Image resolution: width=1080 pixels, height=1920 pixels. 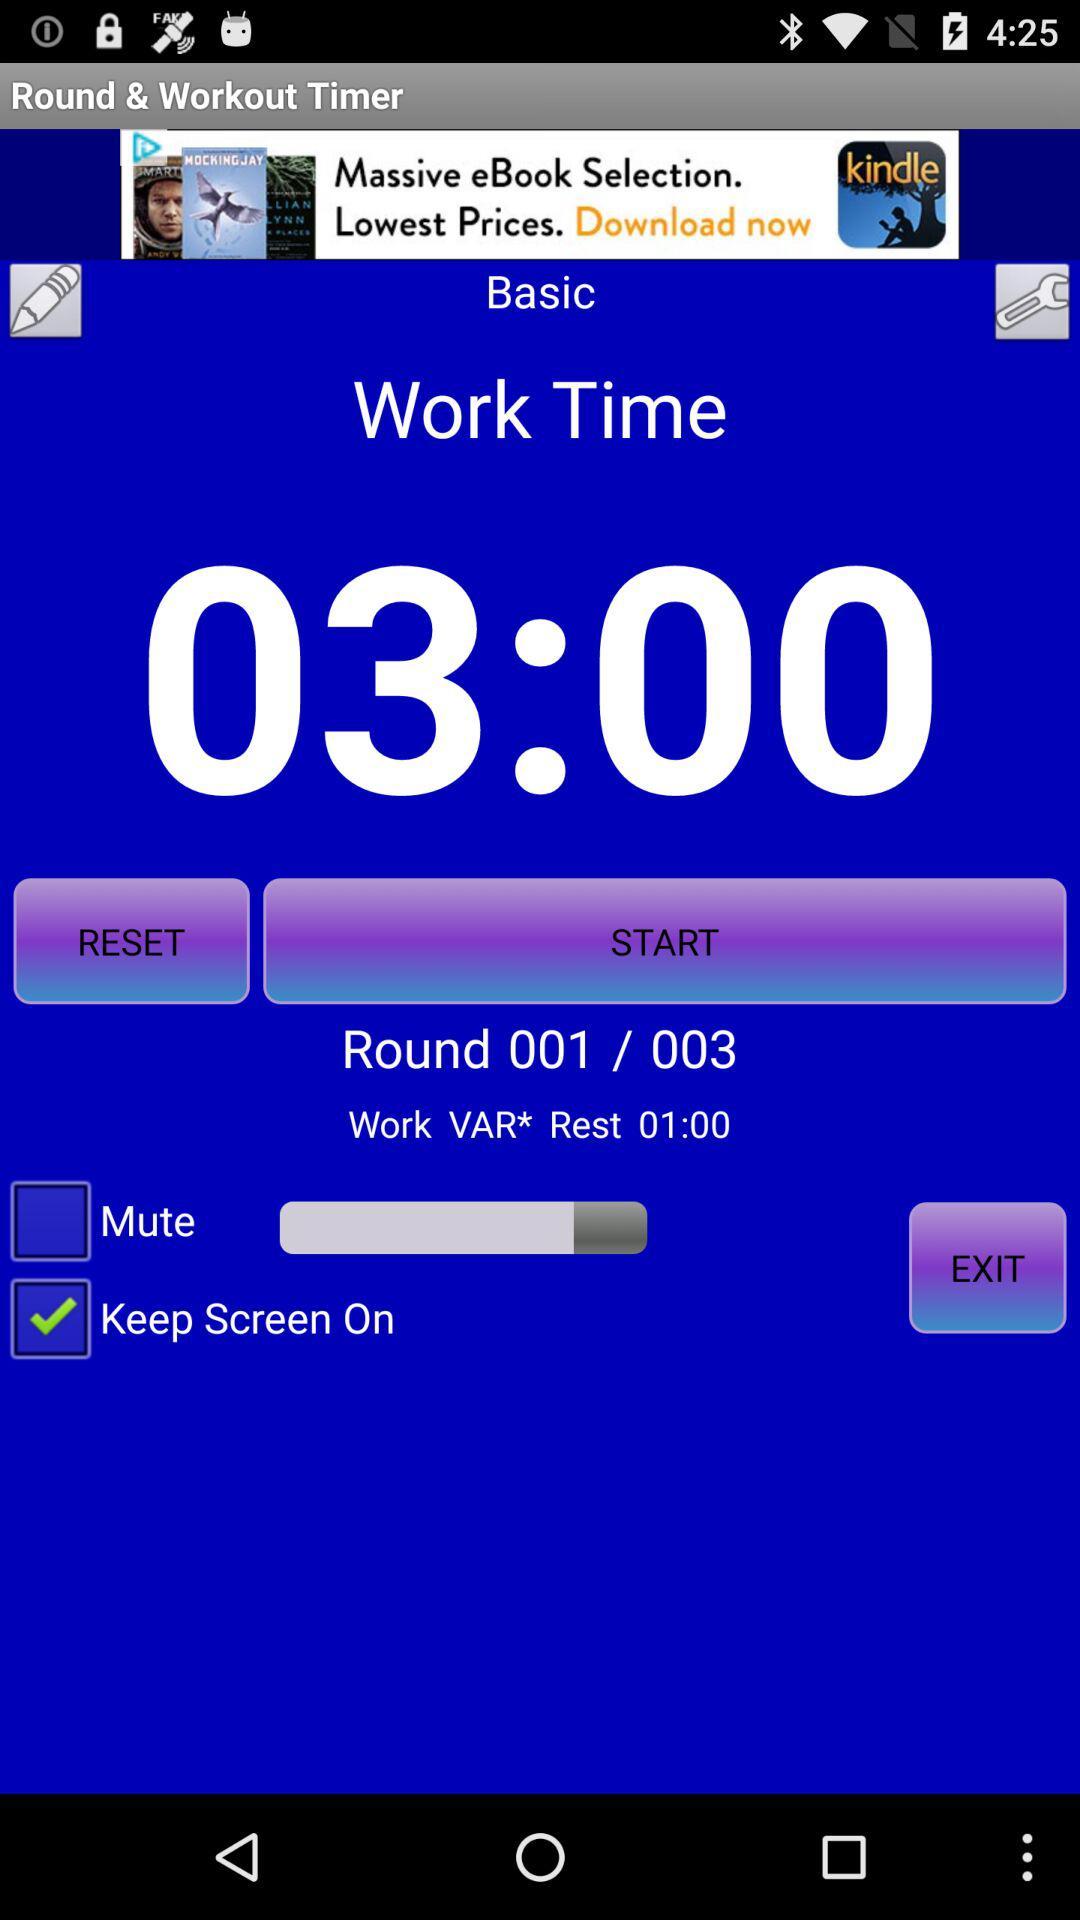 What do you see at coordinates (986, 1266) in the screenshot?
I see `icon below the start item` at bounding box center [986, 1266].